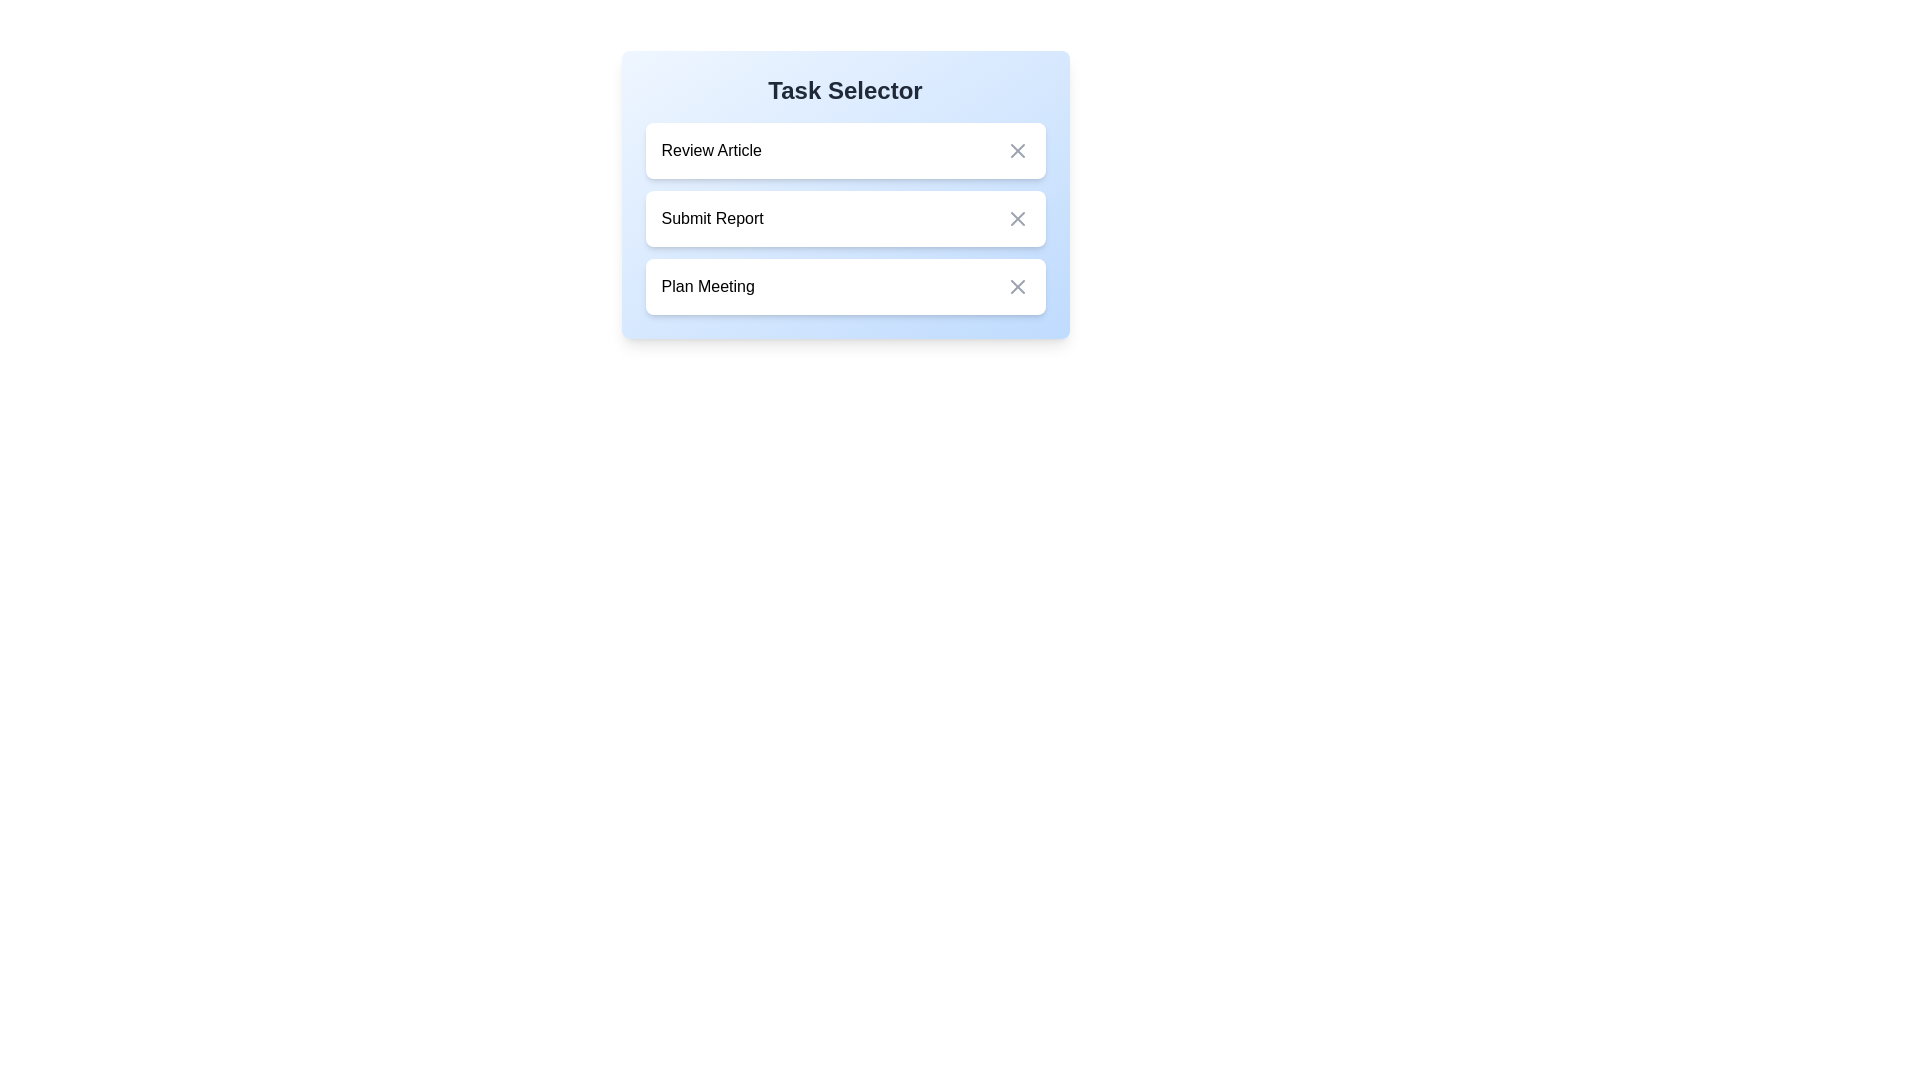  Describe the element at coordinates (708, 286) in the screenshot. I see `the text label that displays 'Plan Meeting' in bold font style, located within the third item of a vertical task list, to the left of the delete ('X') icon` at that location.